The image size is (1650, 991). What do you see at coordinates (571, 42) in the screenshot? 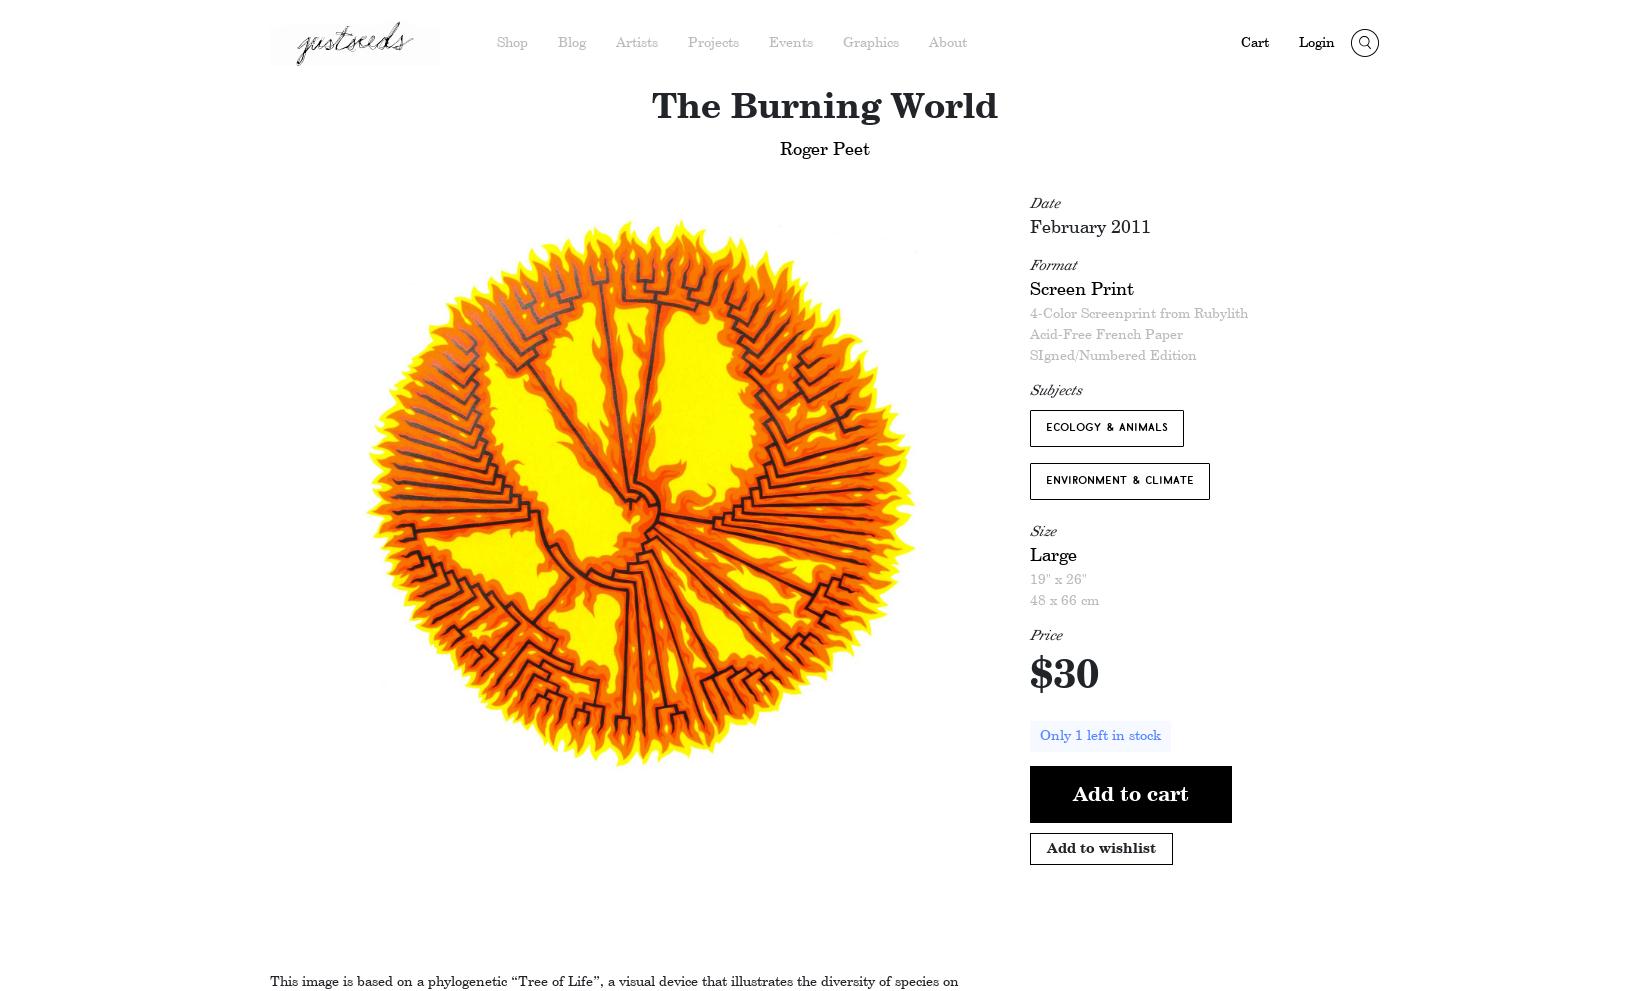
I see `'Blog'` at bounding box center [571, 42].